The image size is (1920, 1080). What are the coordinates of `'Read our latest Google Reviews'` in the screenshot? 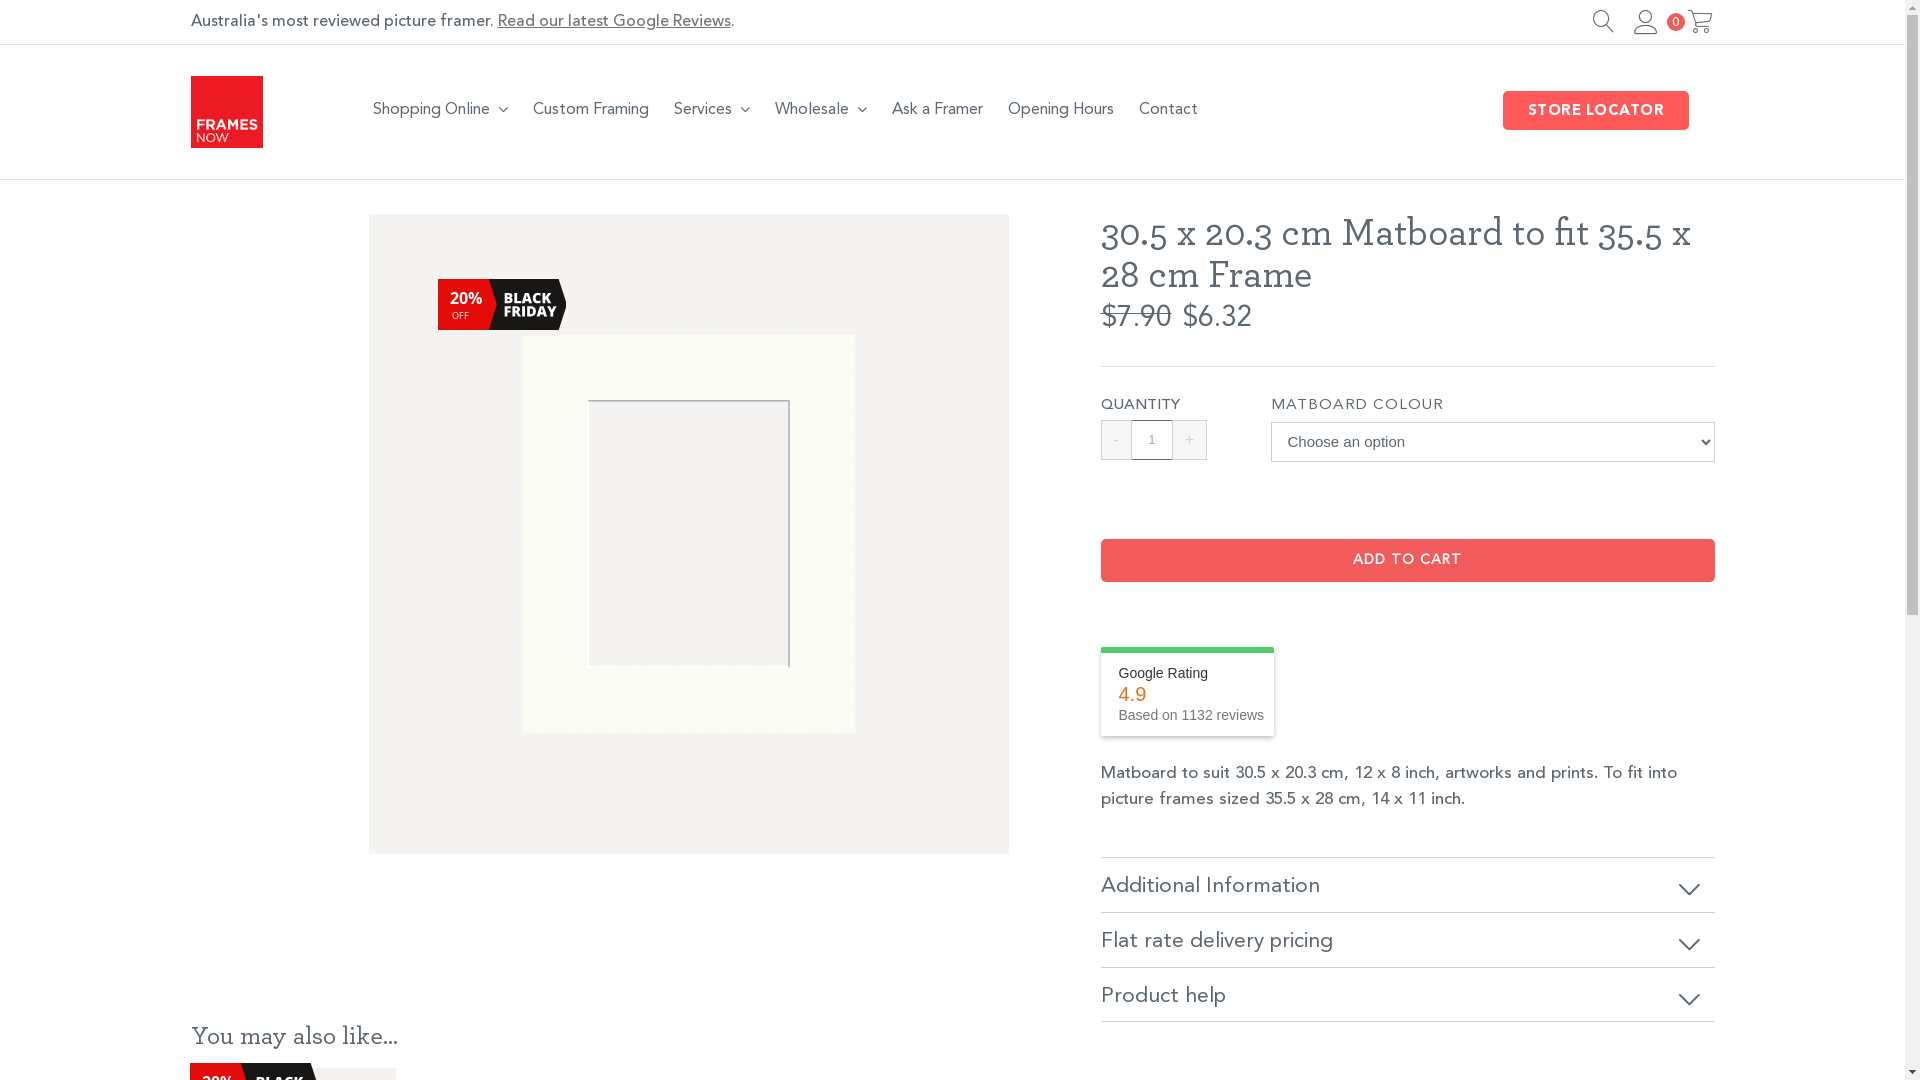 It's located at (613, 22).